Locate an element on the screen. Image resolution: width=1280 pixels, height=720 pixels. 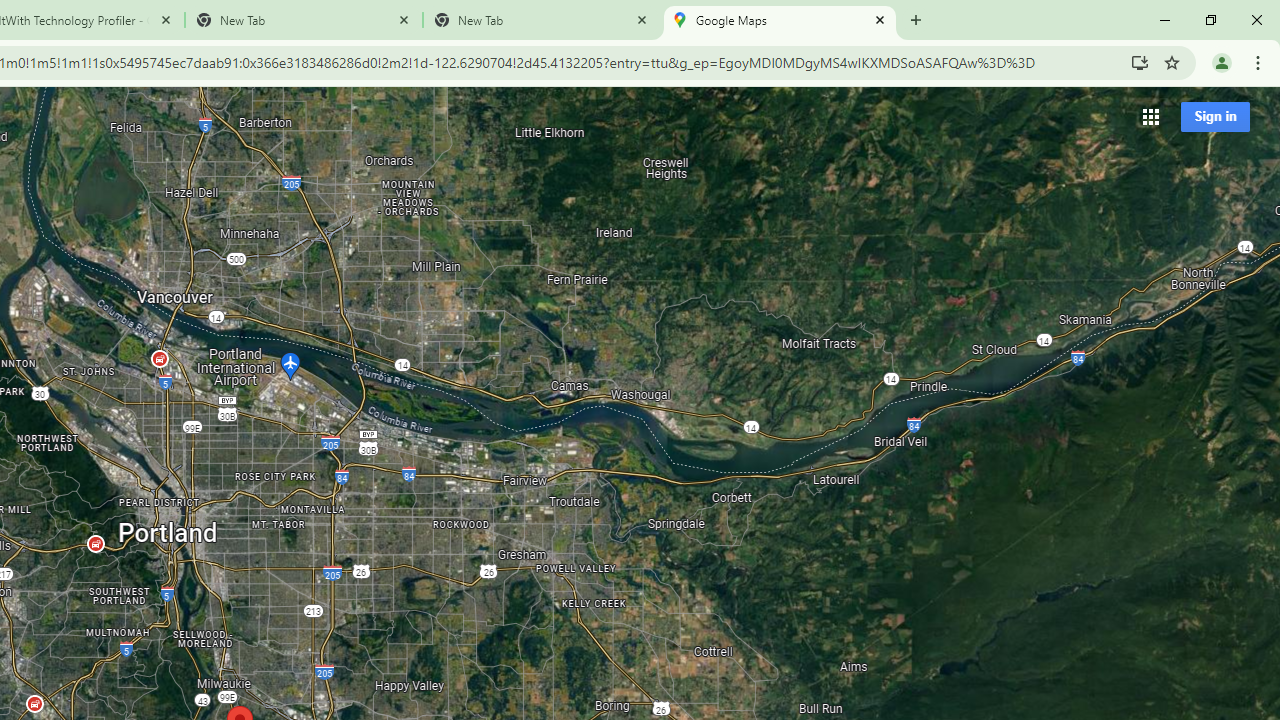
'Install Google Maps' is located at coordinates (1139, 61).